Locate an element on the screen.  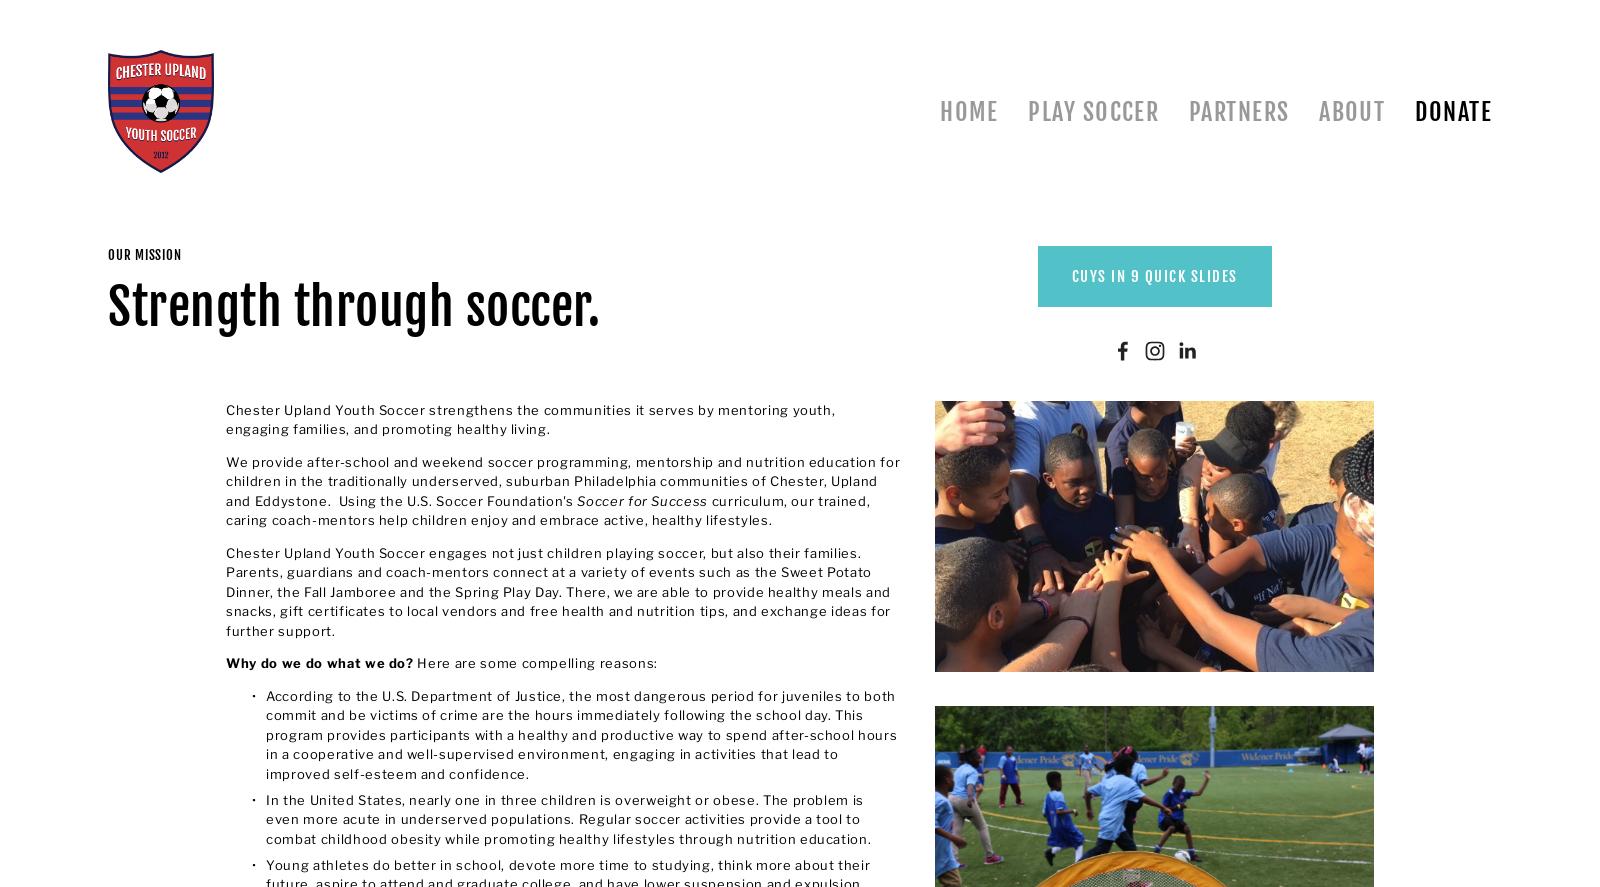
'In the United States, nearly one in three children is overweight or obese. The problem is even more acute in underserved populations. Regular soccer activities provide a tool to combat childhood obesity while promoting healthy lifestyles through nutrition education.' is located at coordinates (567, 818).